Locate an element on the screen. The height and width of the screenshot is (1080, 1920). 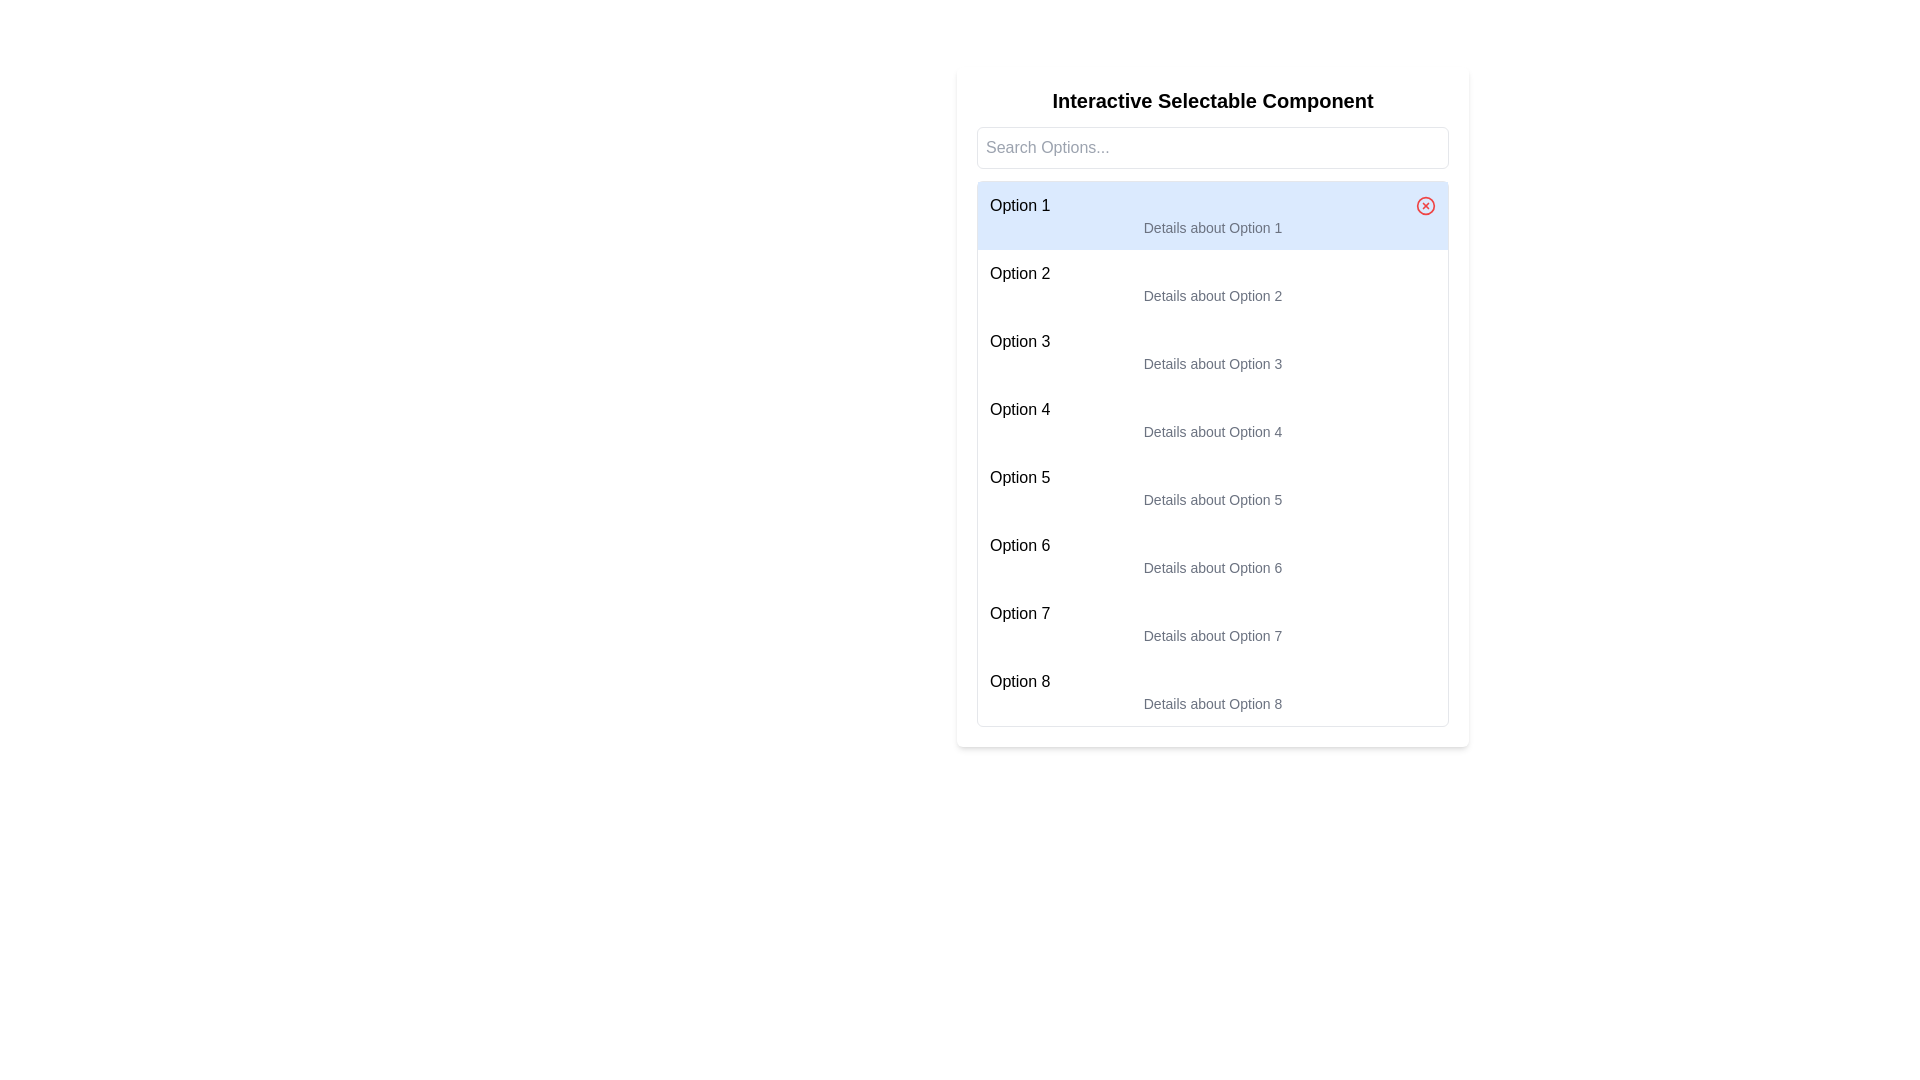
the text label reading 'Details about Option 2', which is positioned below the 'Option 2' label in a dropdown-like interface, to trigger potential highlight effects is located at coordinates (1212, 296).